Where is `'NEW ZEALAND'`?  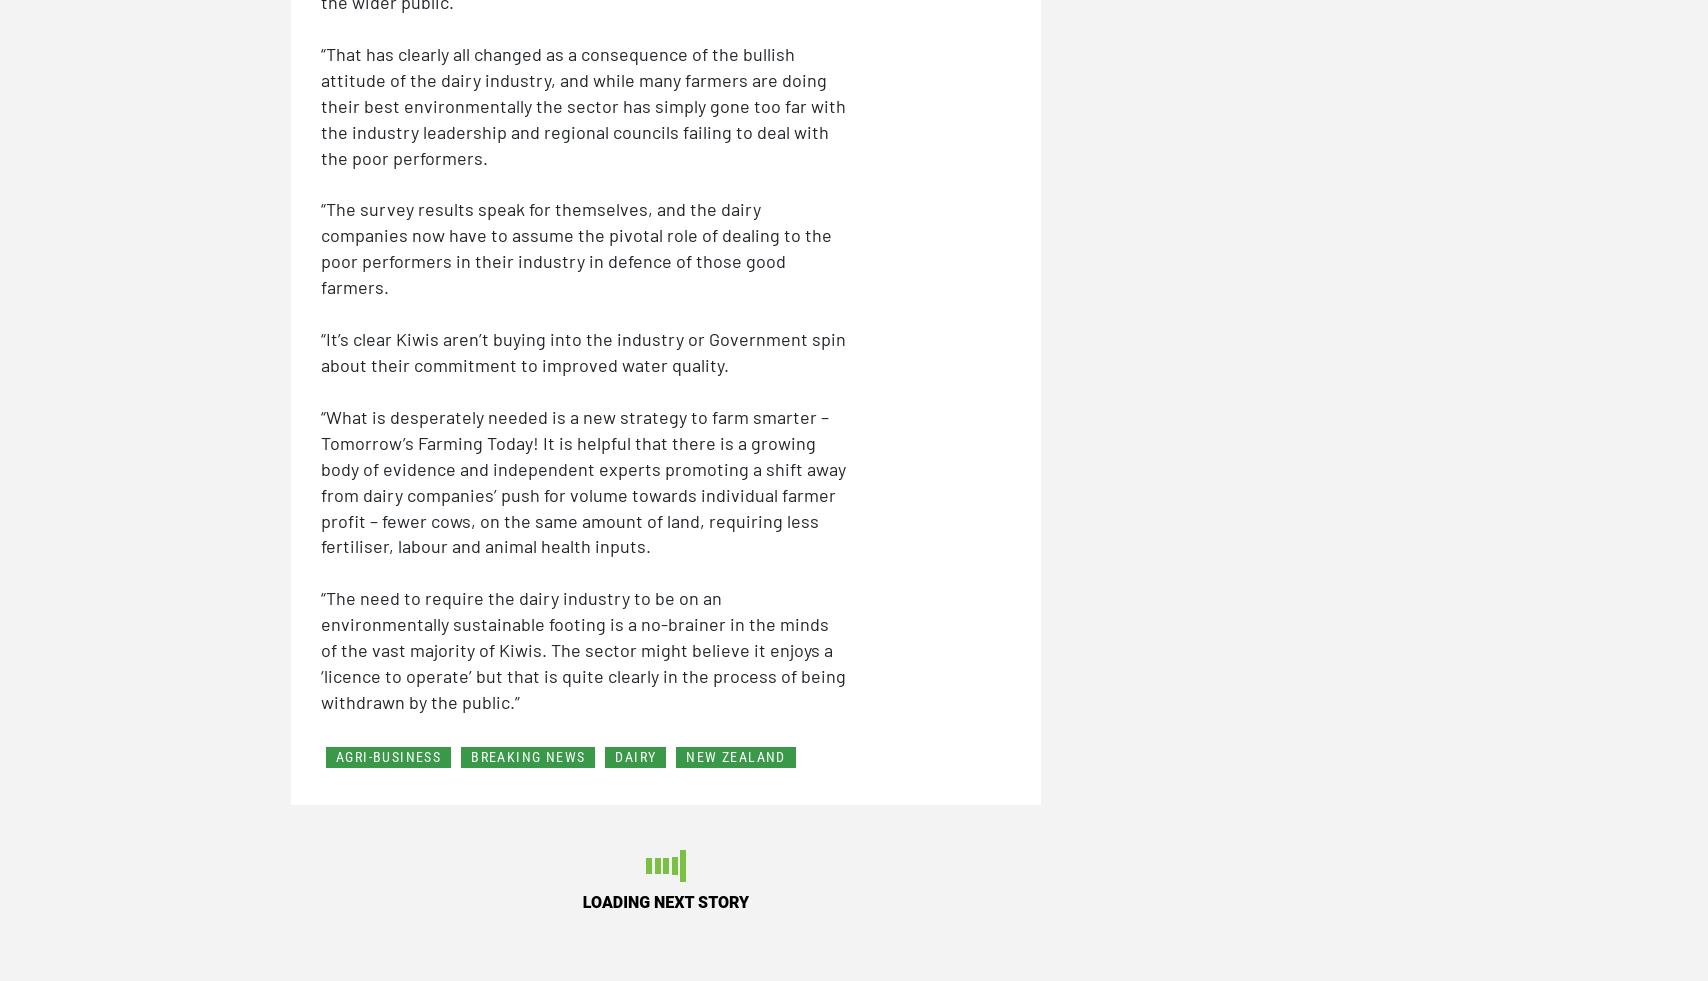 'NEW ZEALAND' is located at coordinates (735, 755).